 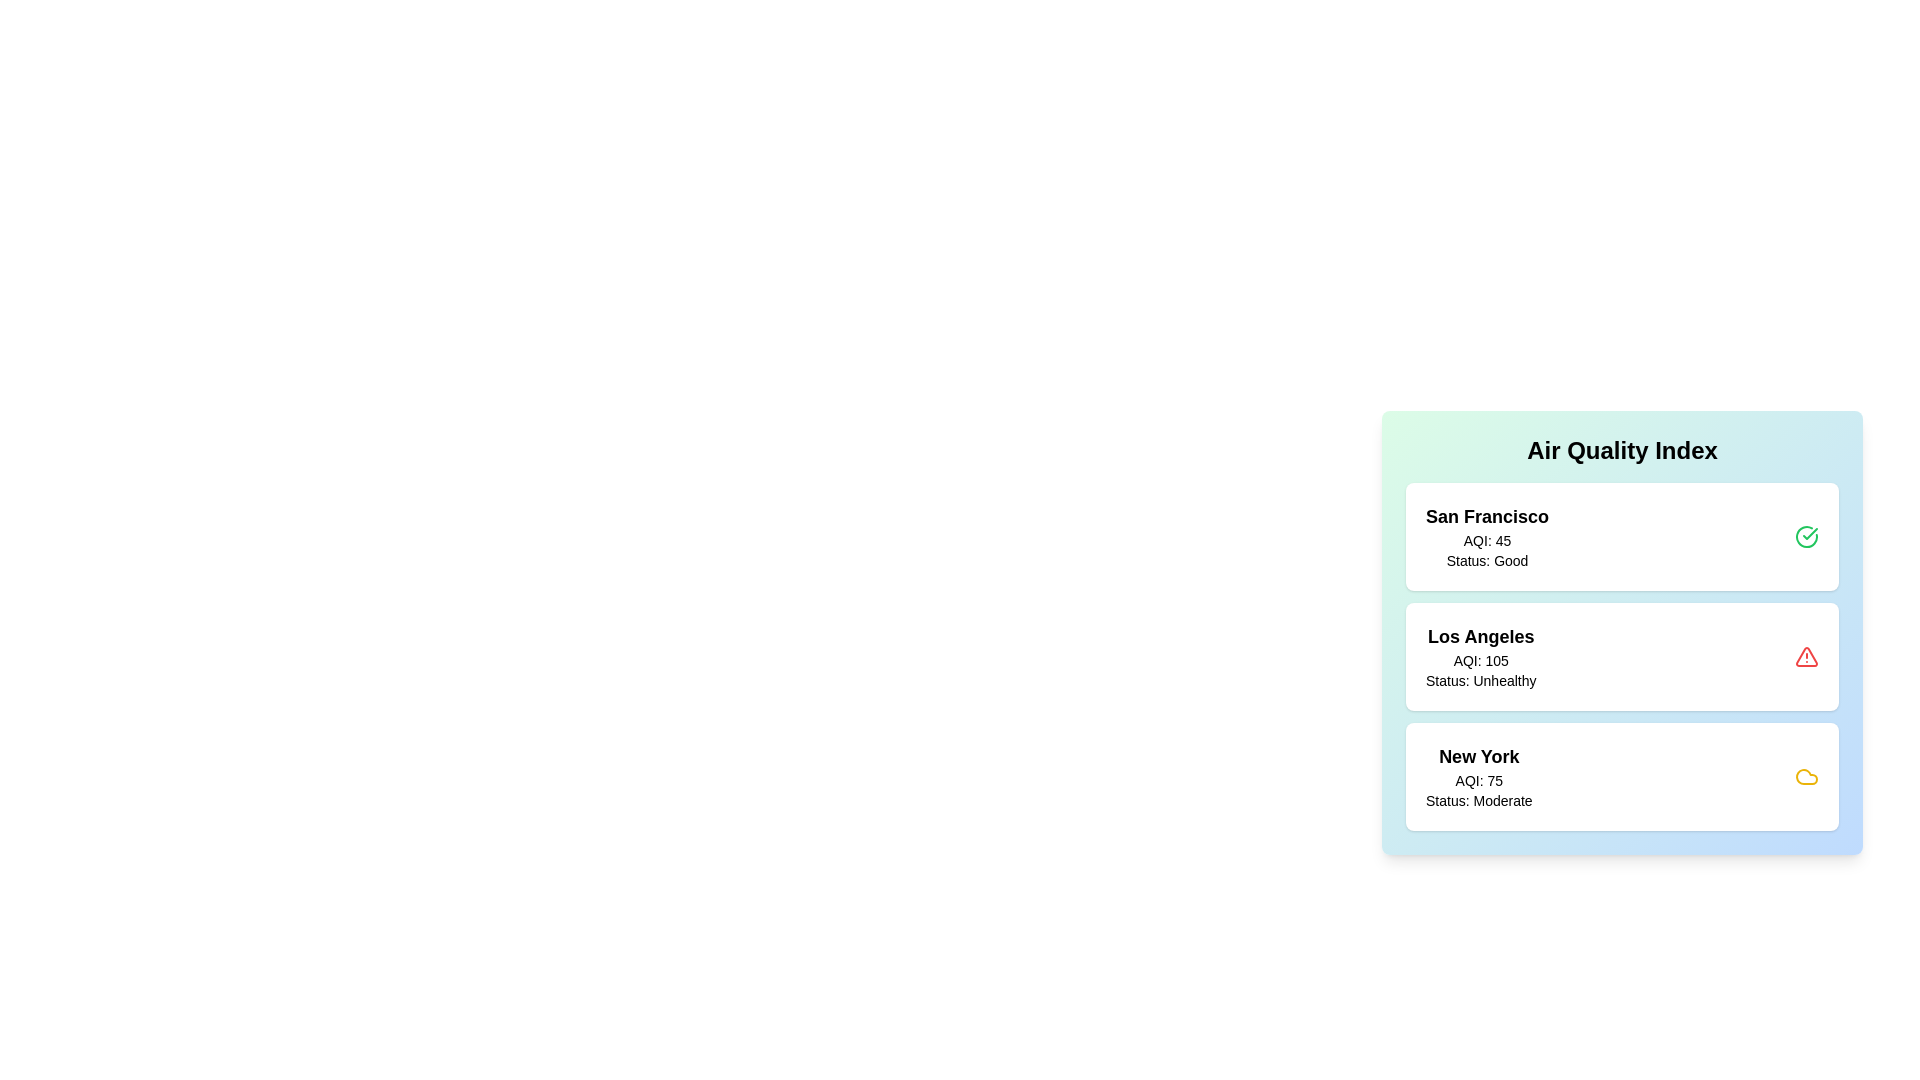 I want to click on the location card for Los Angeles, so click(x=1622, y=656).